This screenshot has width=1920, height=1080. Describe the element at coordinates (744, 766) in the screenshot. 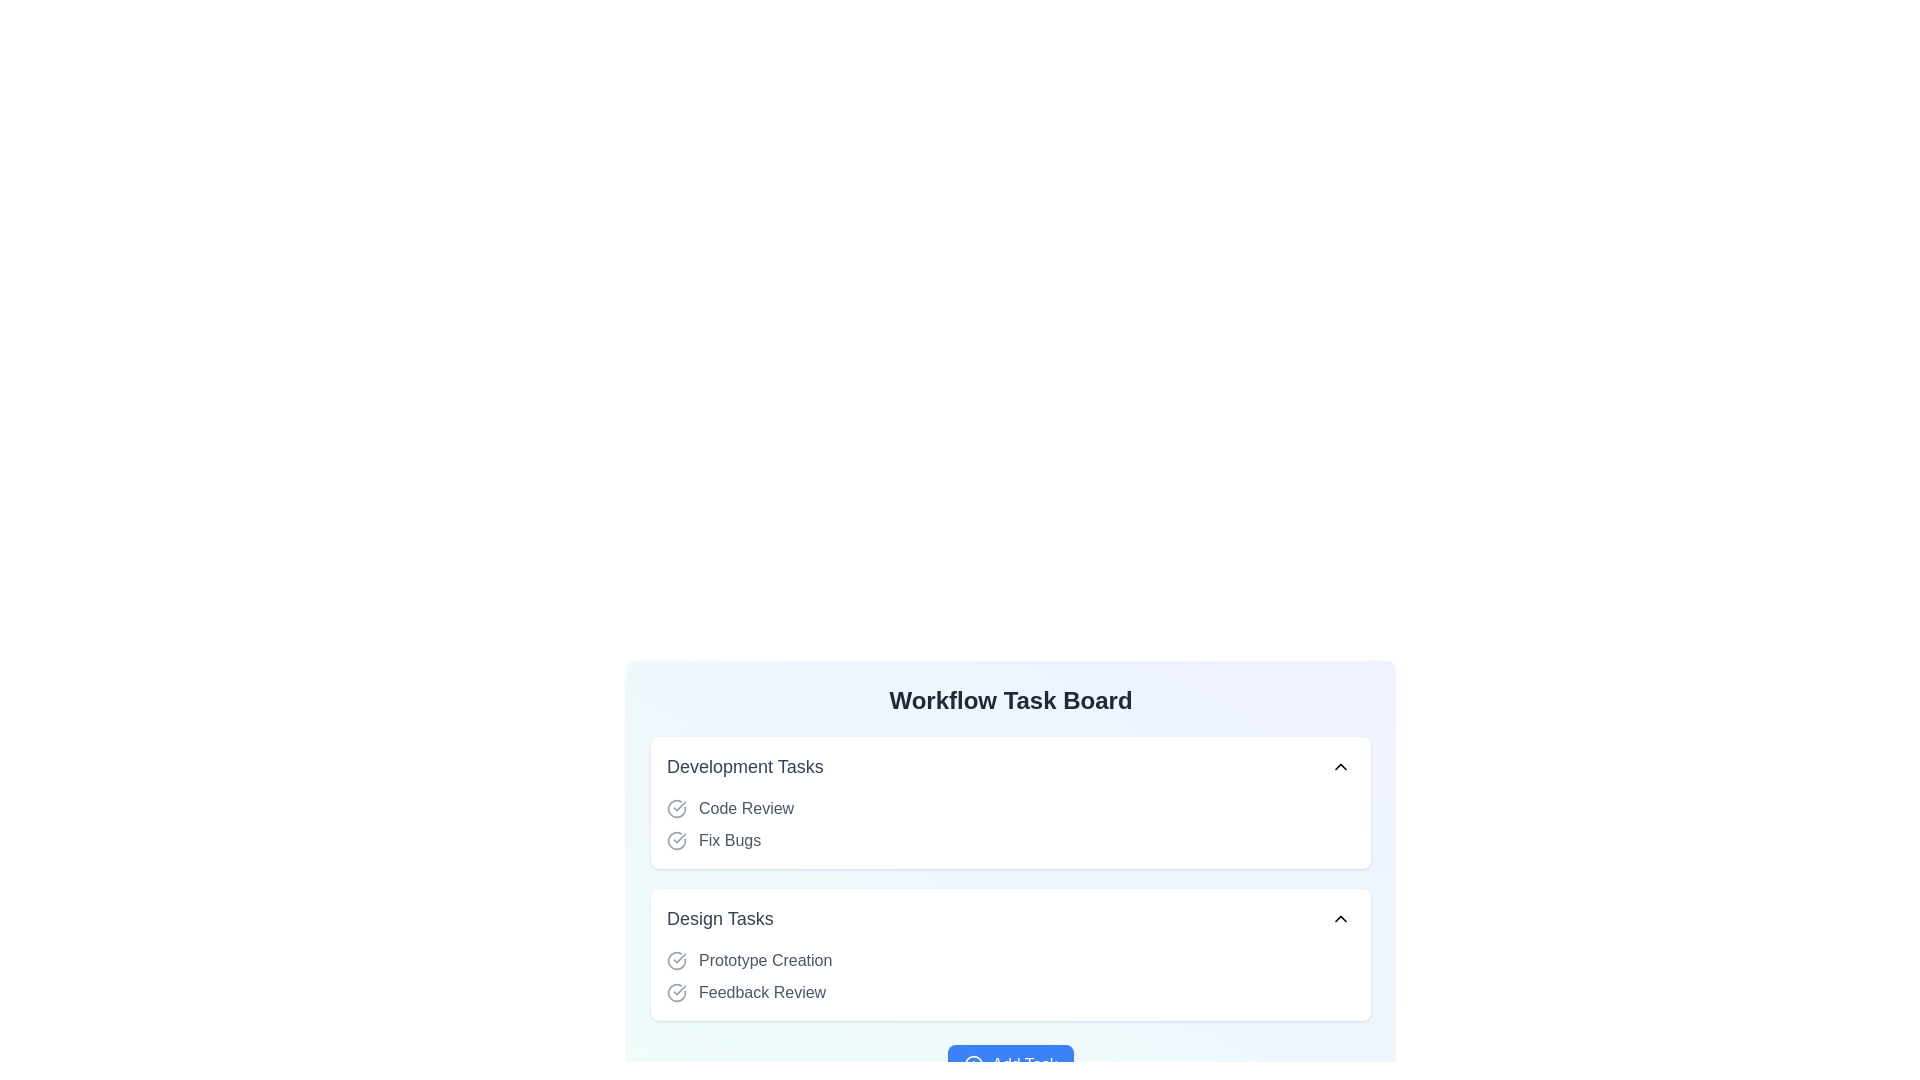

I see `the bold and large text label reading 'Development Tasks', which signifies the start of a section and is styled with a grayish hue` at that location.